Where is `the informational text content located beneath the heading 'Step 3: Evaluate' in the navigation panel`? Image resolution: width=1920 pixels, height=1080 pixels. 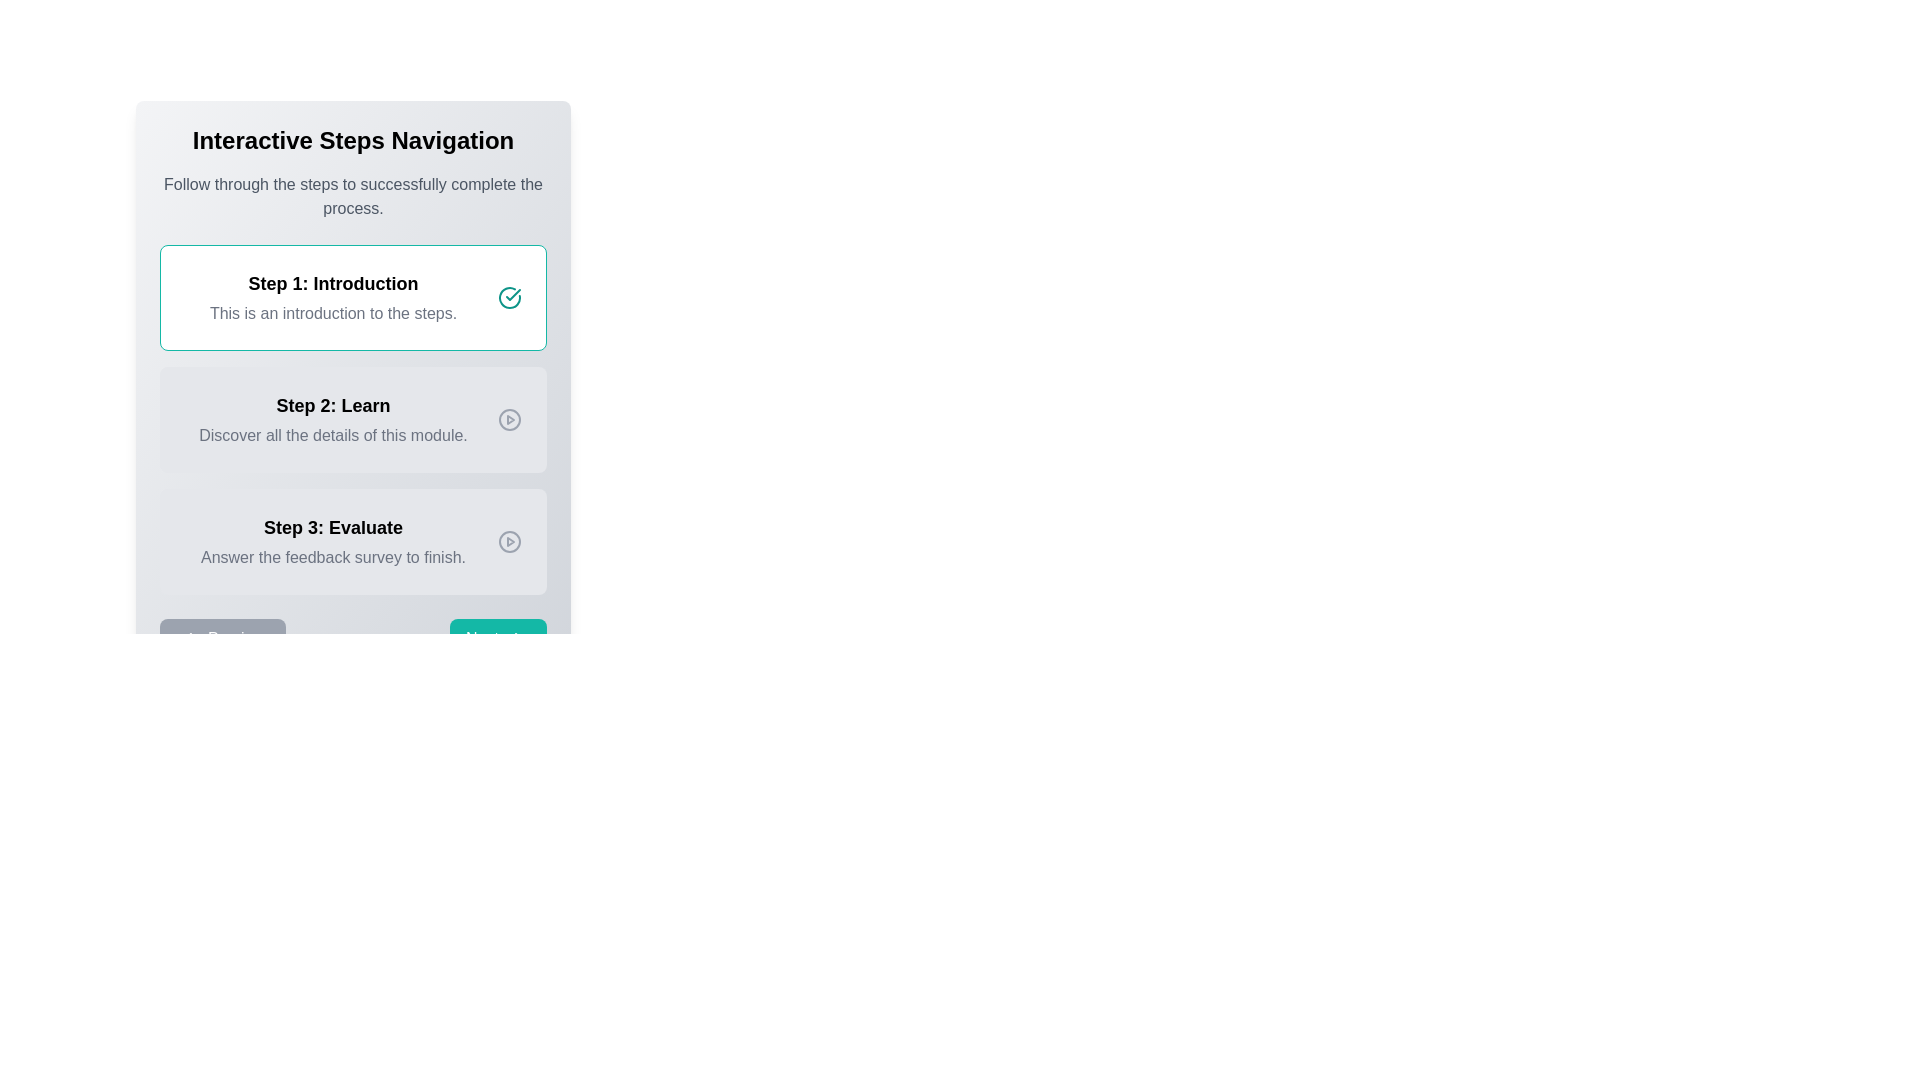
the informational text content located beneath the heading 'Step 3: Evaluate' in the navigation panel is located at coordinates (333, 558).